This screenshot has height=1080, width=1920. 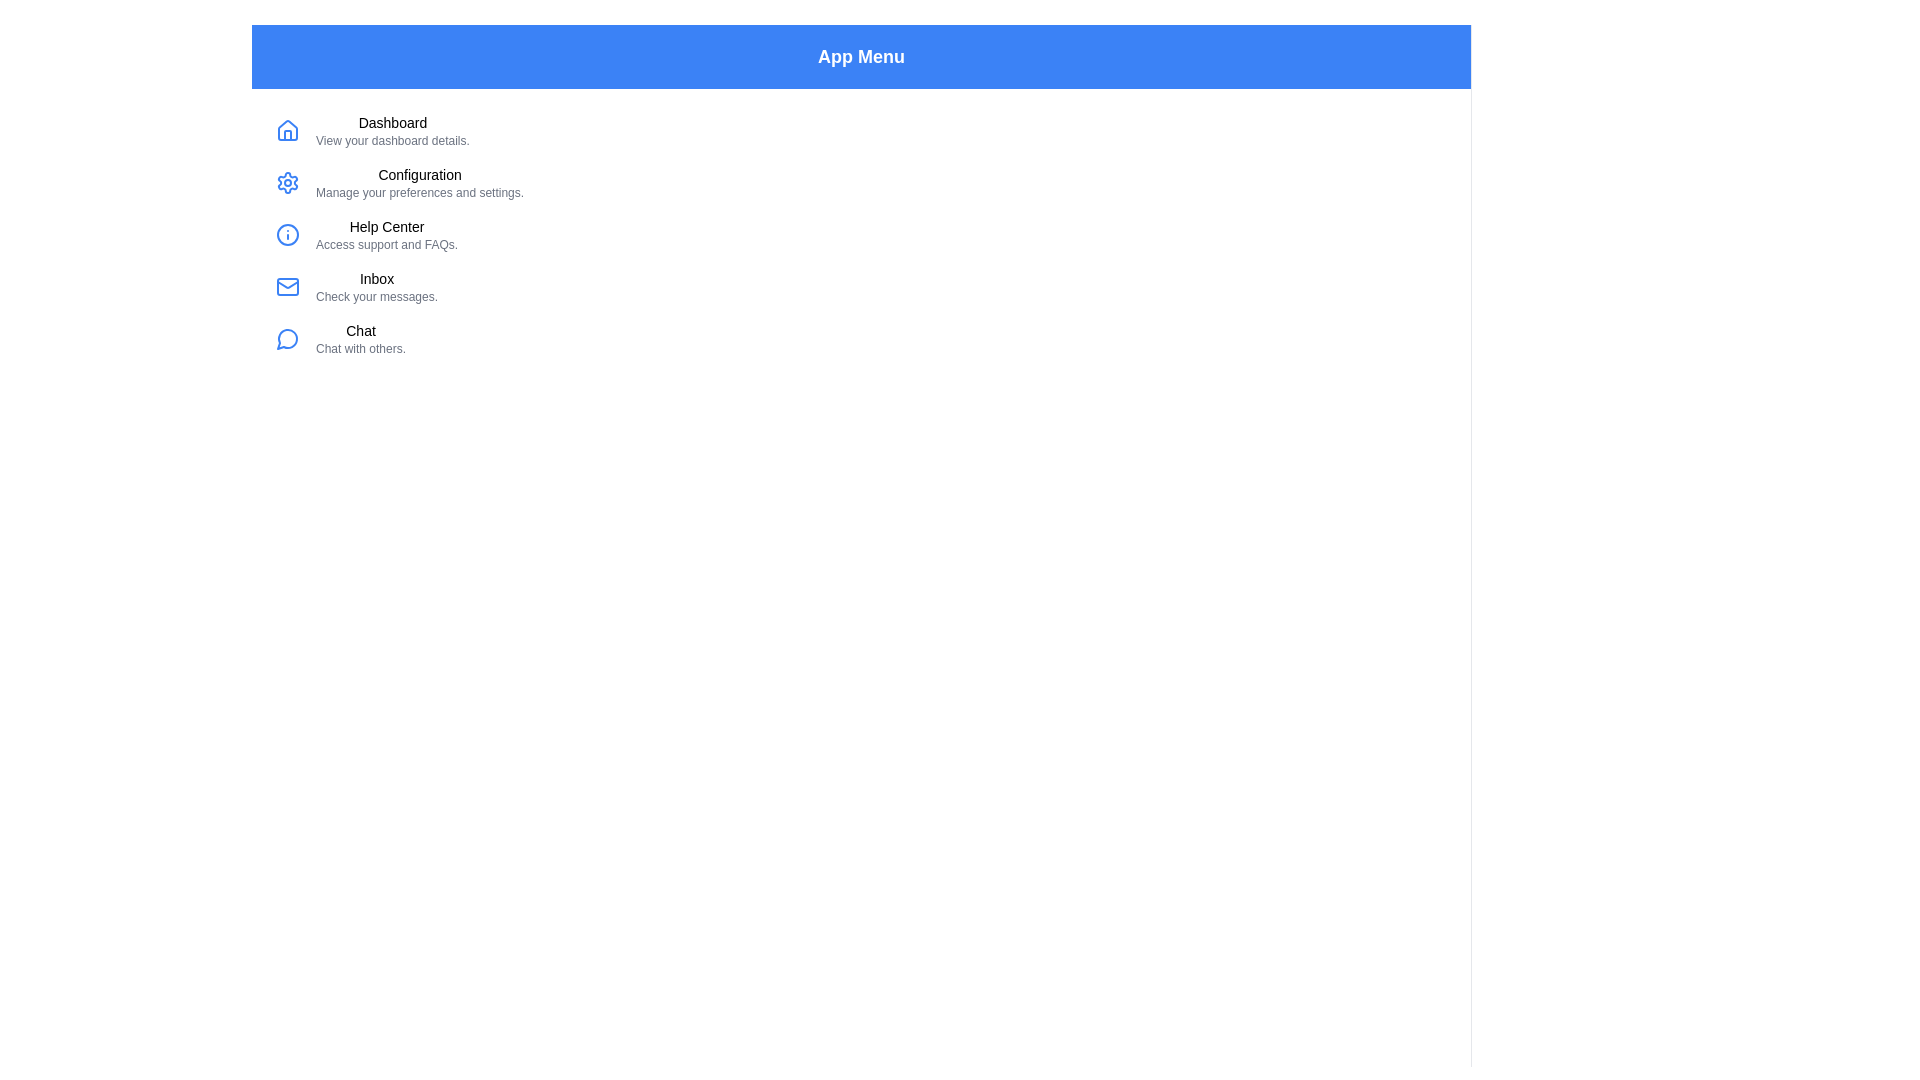 I want to click on the 'Dashboard' label, which is the first item in the vertical list of section headers, so click(x=393, y=123).